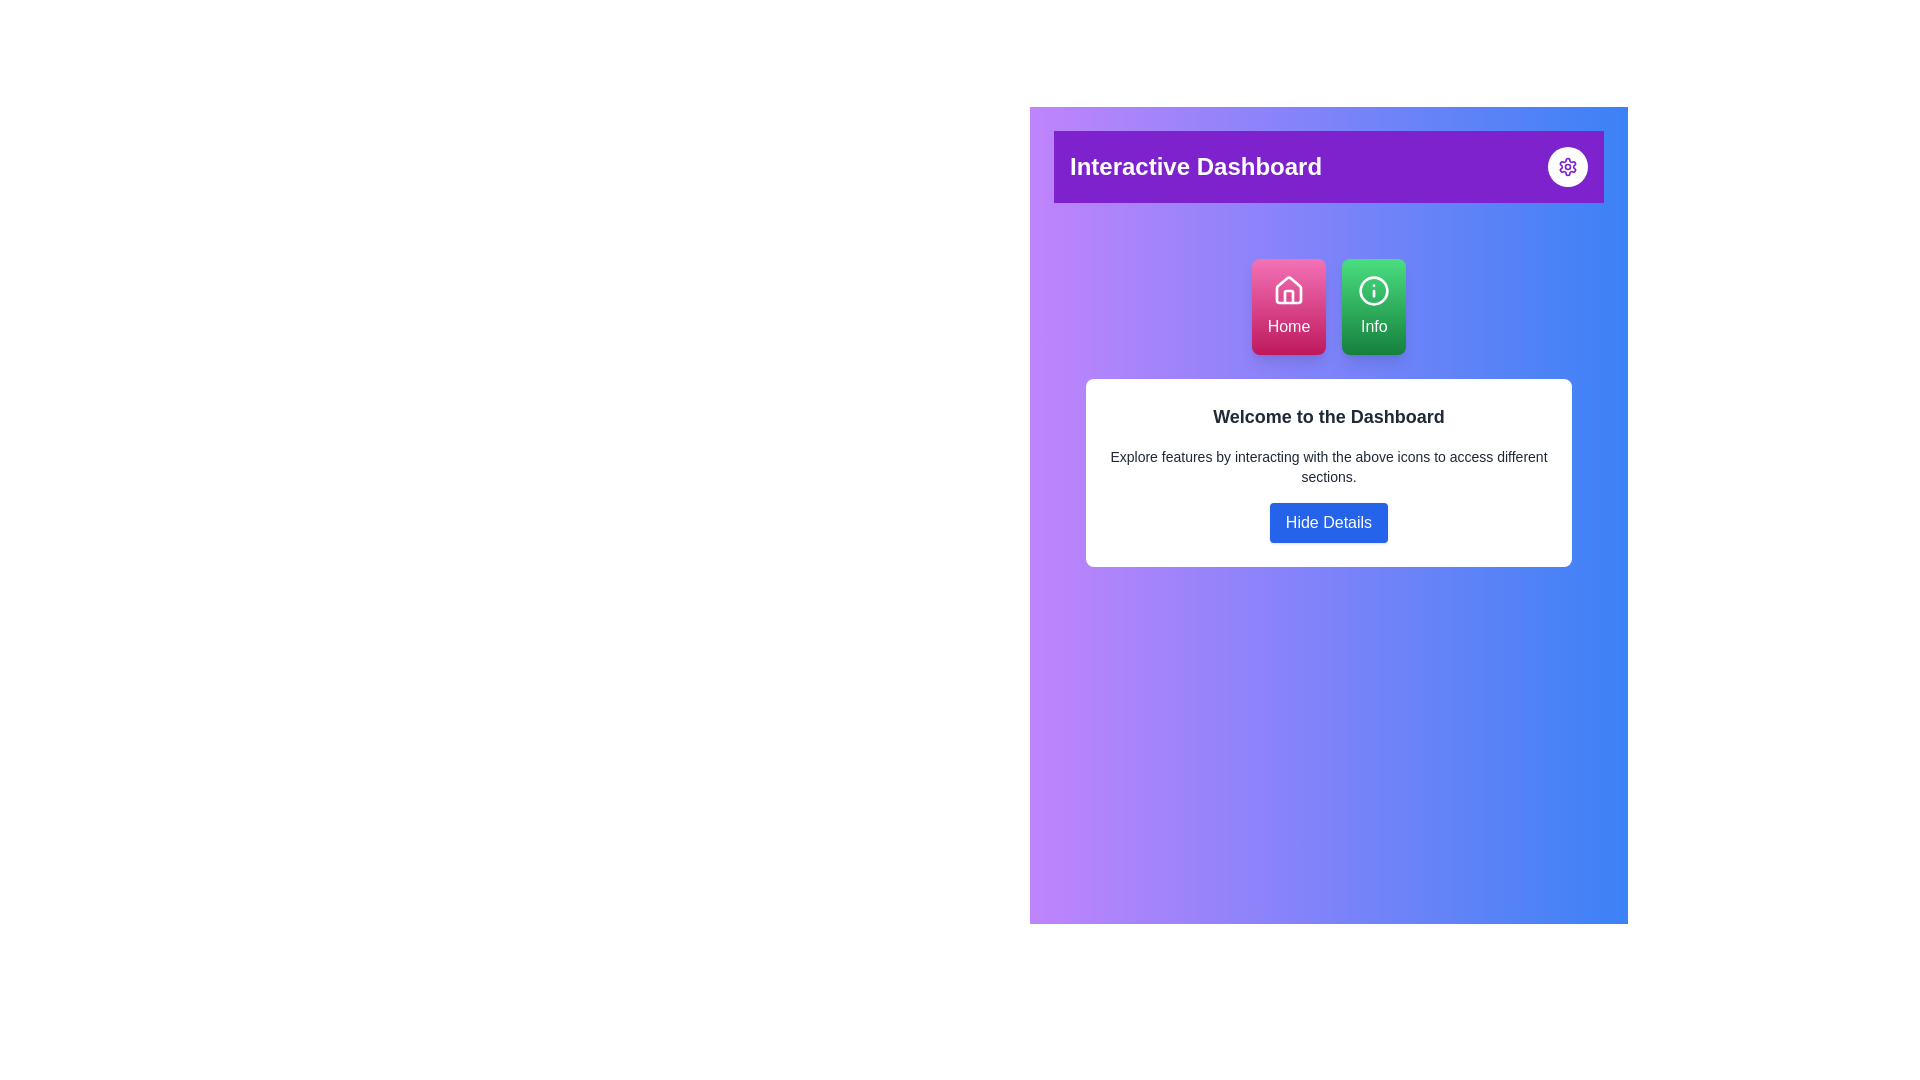 Image resolution: width=1920 pixels, height=1080 pixels. Describe the element at coordinates (1567, 165) in the screenshot. I see `the circular button with a white background, purple border, and cog icon located on the right side of the header bar next to 'Interactive Dashboard'` at that location.